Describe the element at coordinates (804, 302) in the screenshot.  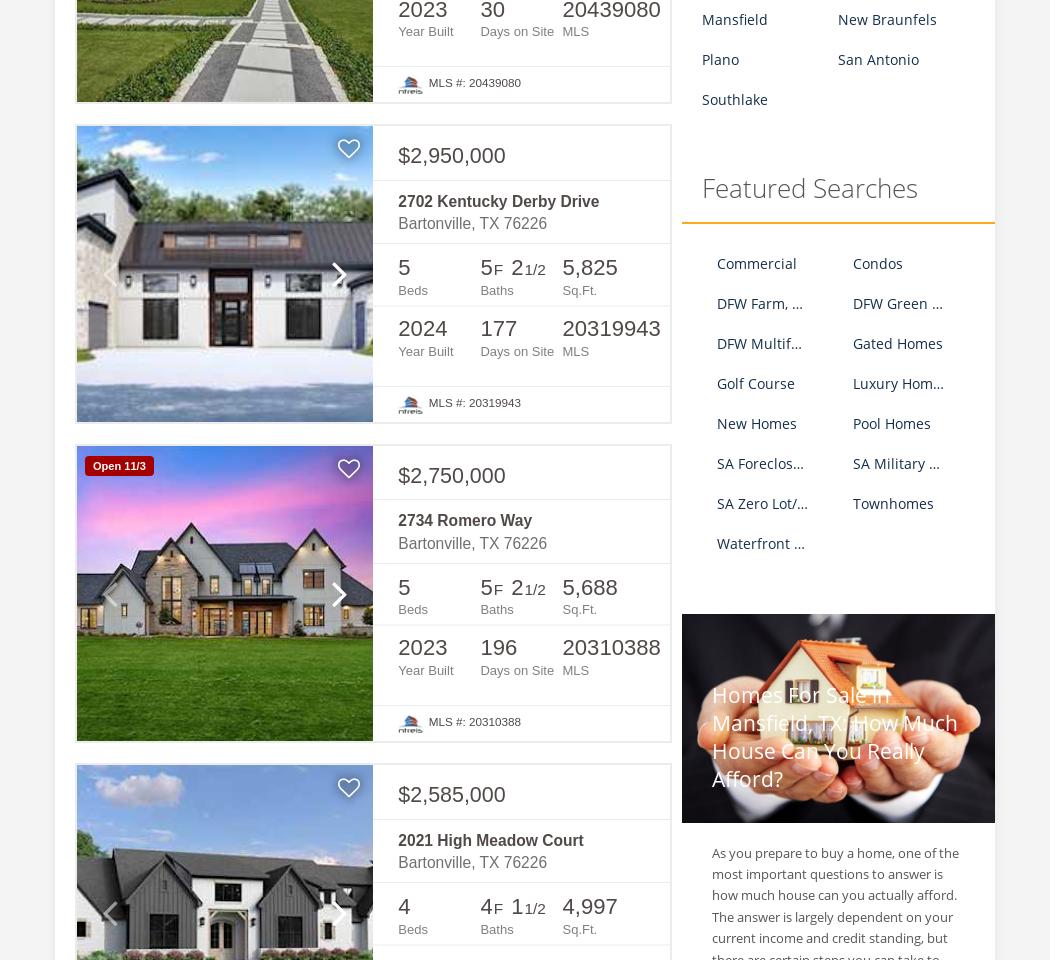
I see `'DFW Farm, Ranch, Acerage'` at that location.